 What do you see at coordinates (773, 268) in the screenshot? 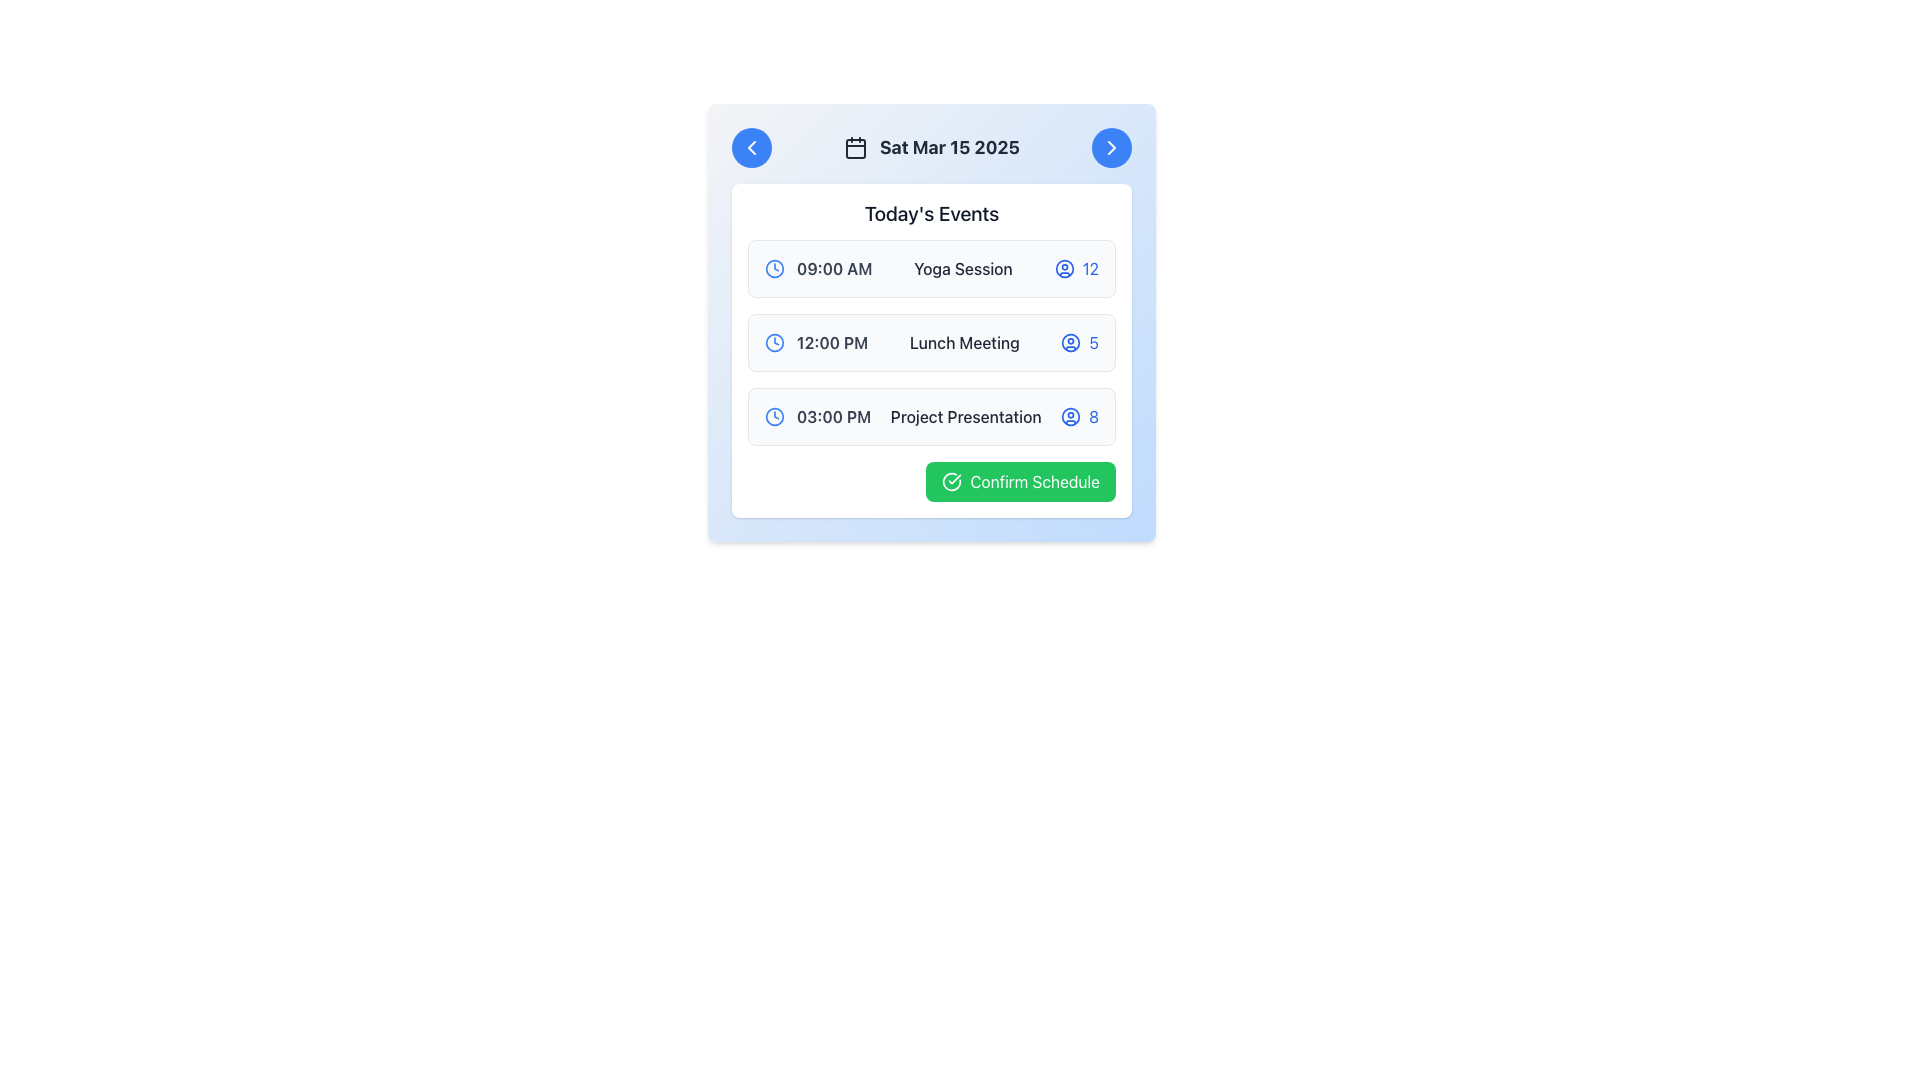
I see `the blue outline clock icon located next to the text '09:00 AM' in the first event entry of the schedule` at bounding box center [773, 268].